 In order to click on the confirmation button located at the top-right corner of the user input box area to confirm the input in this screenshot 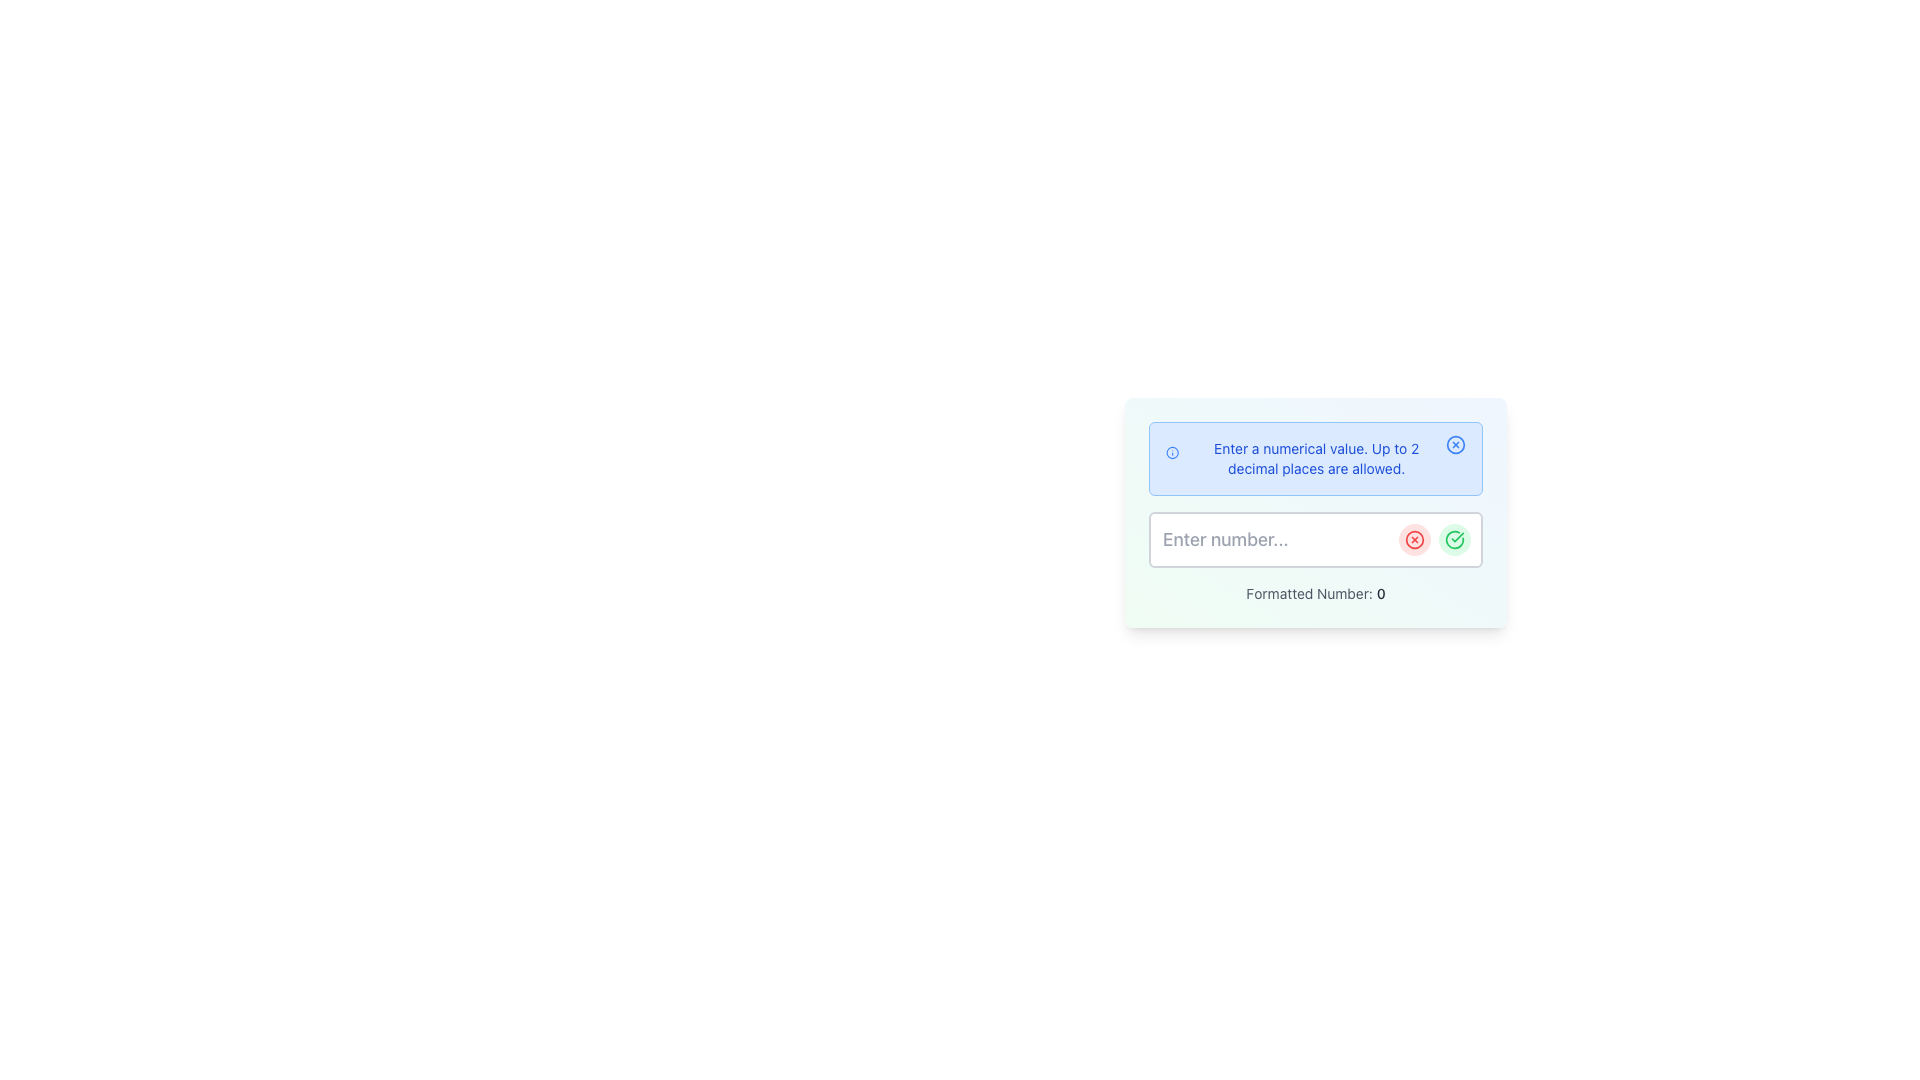, I will do `click(1454, 540)`.